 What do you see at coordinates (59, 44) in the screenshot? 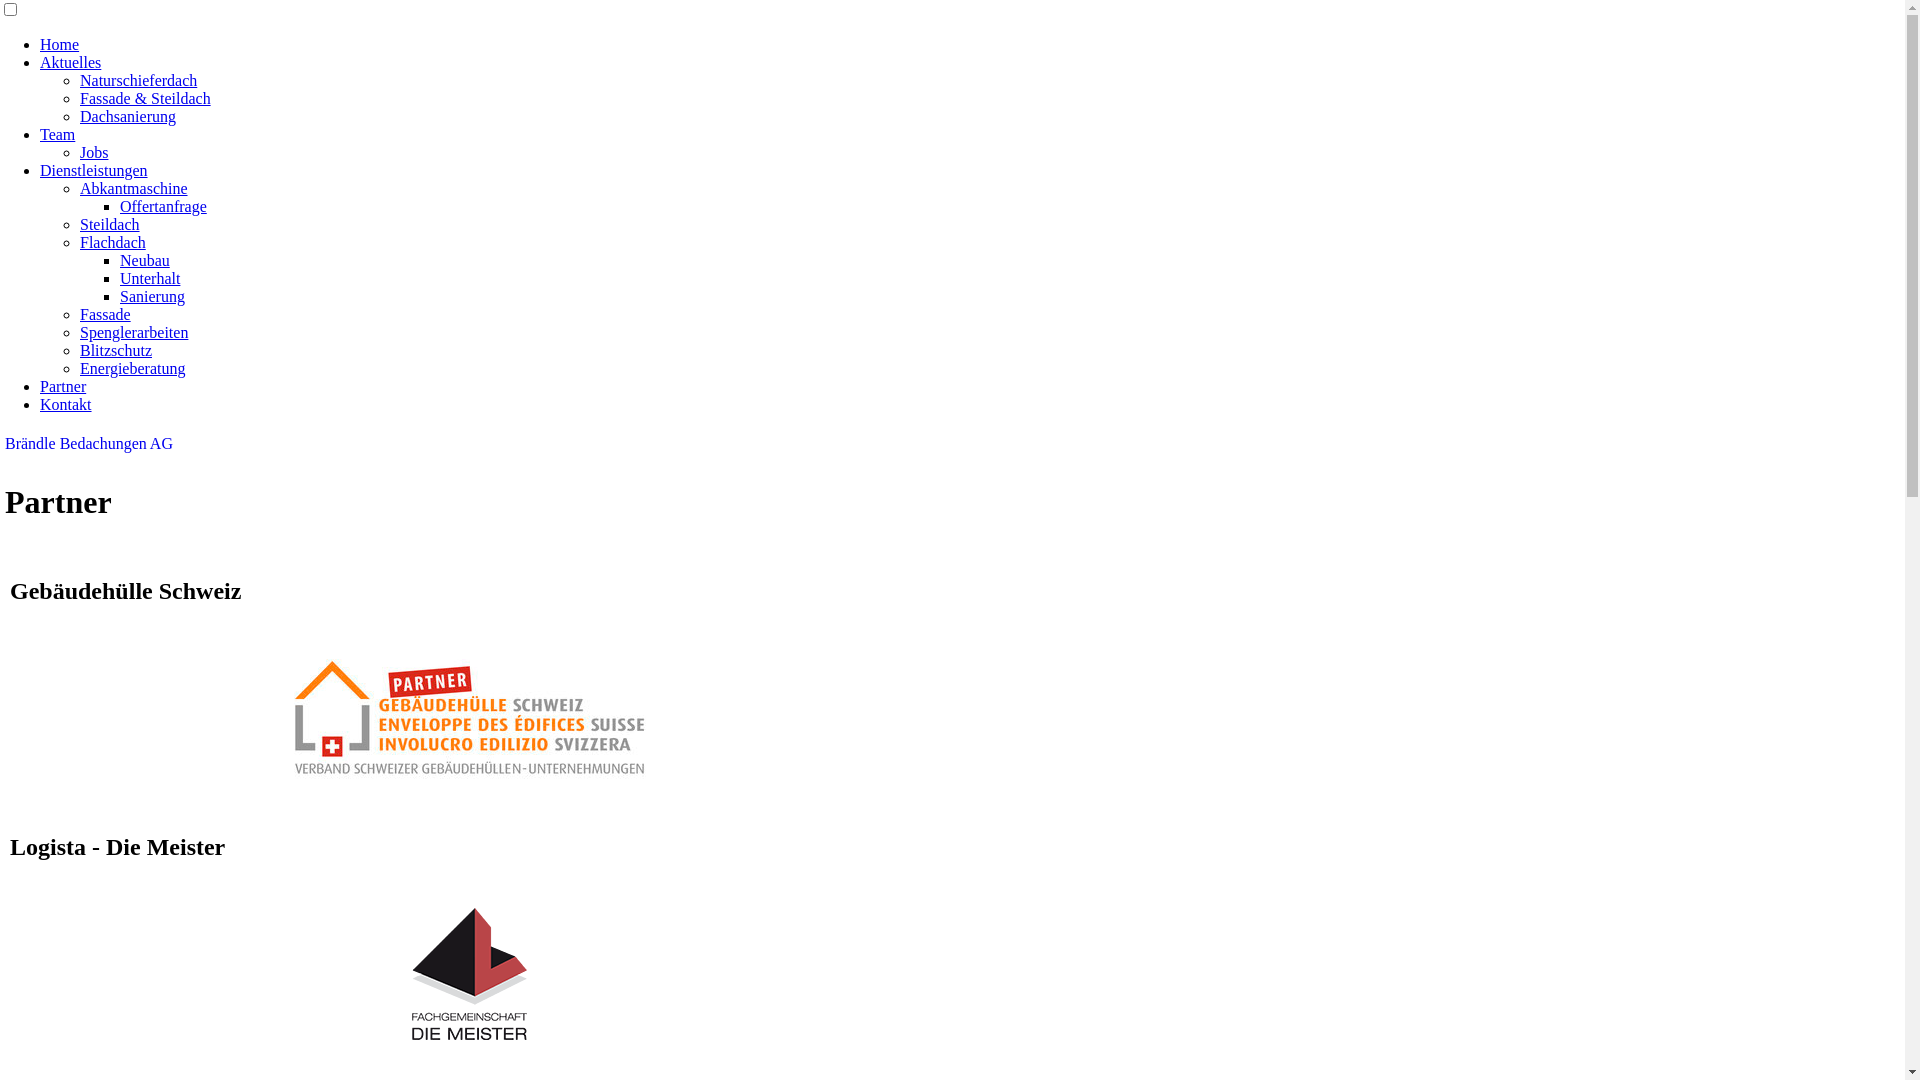
I see `'Home'` at bounding box center [59, 44].